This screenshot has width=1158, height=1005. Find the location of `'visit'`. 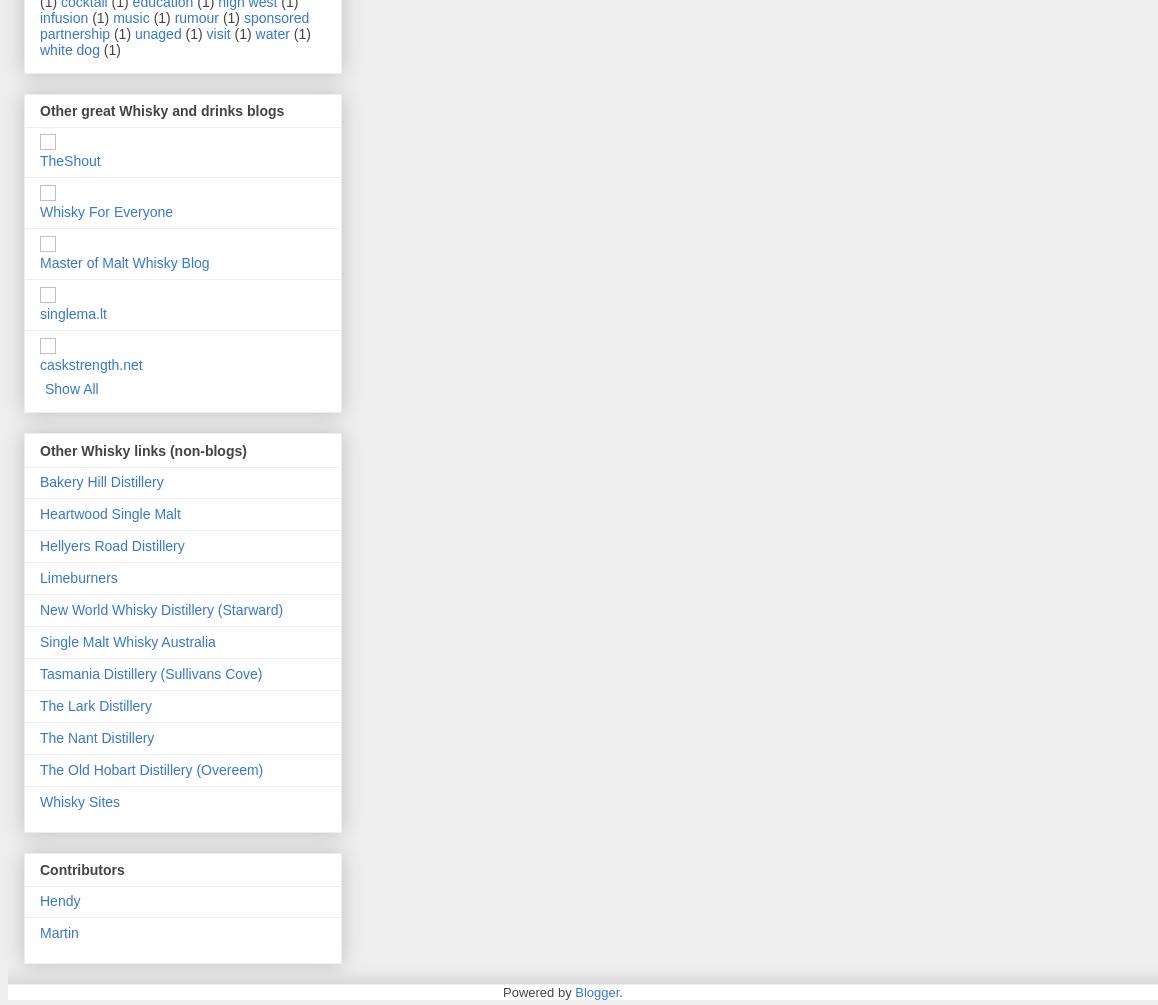

'visit' is located at coordinates (218, 33).